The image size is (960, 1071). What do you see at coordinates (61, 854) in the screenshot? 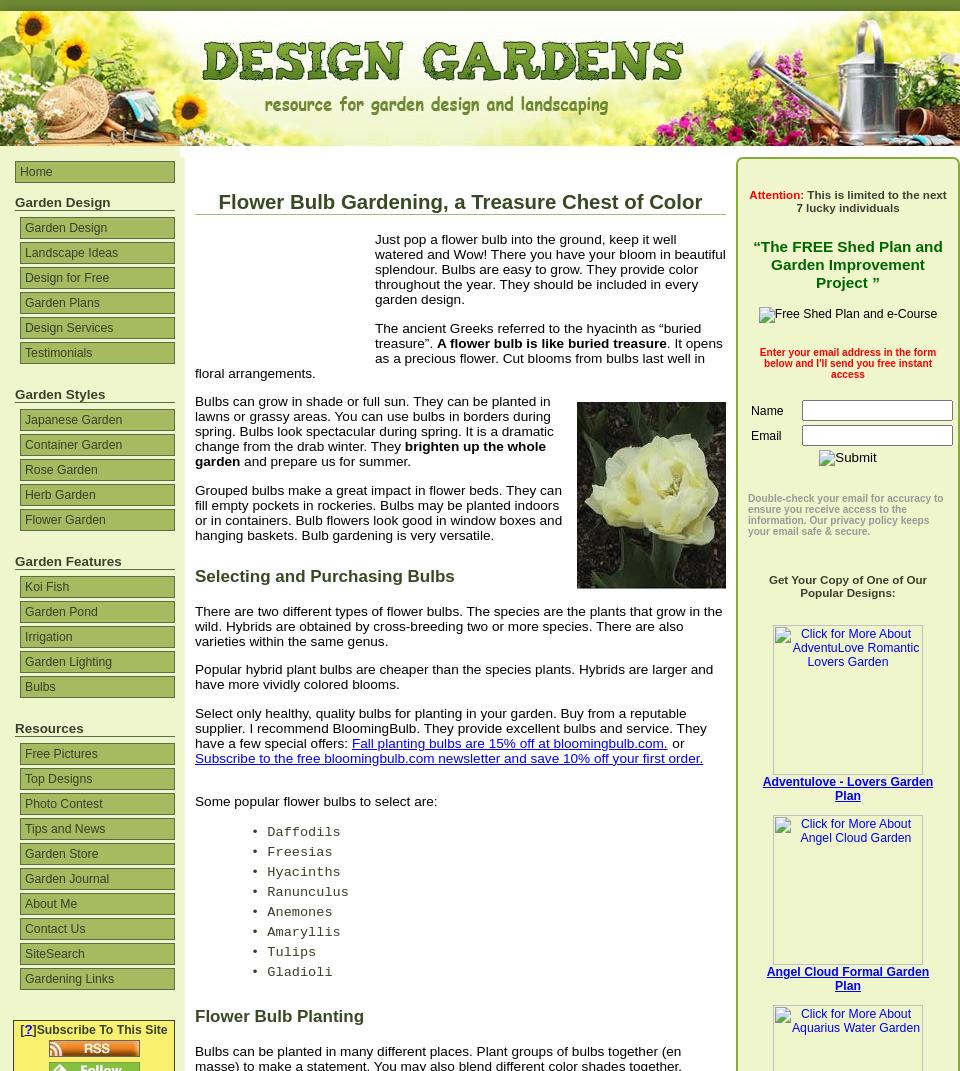
I see `'Garden Store'` at bounding box center [61, 854].